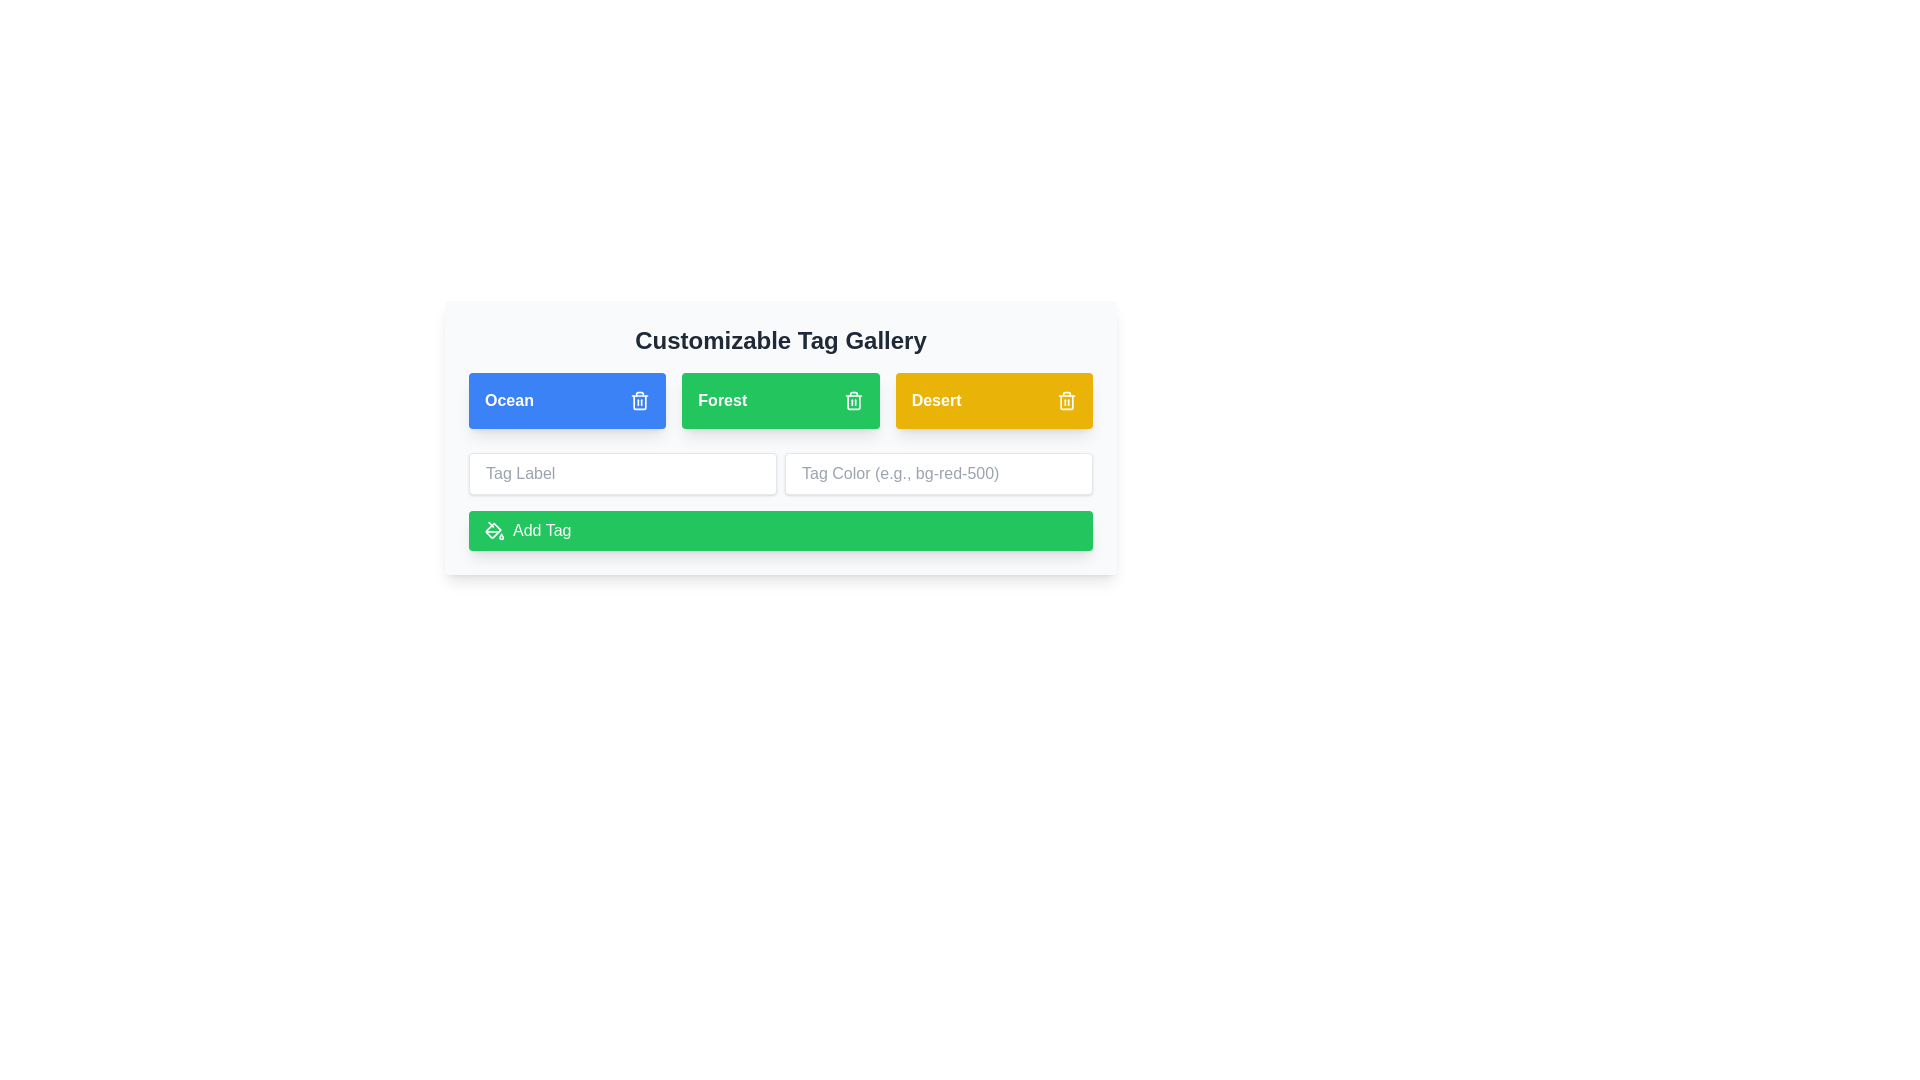  What do you see at coordinates (780, 401) in the screenshot?
I see `the chip labeled Forest to select or highlight it` at bounding box center [780, 401].